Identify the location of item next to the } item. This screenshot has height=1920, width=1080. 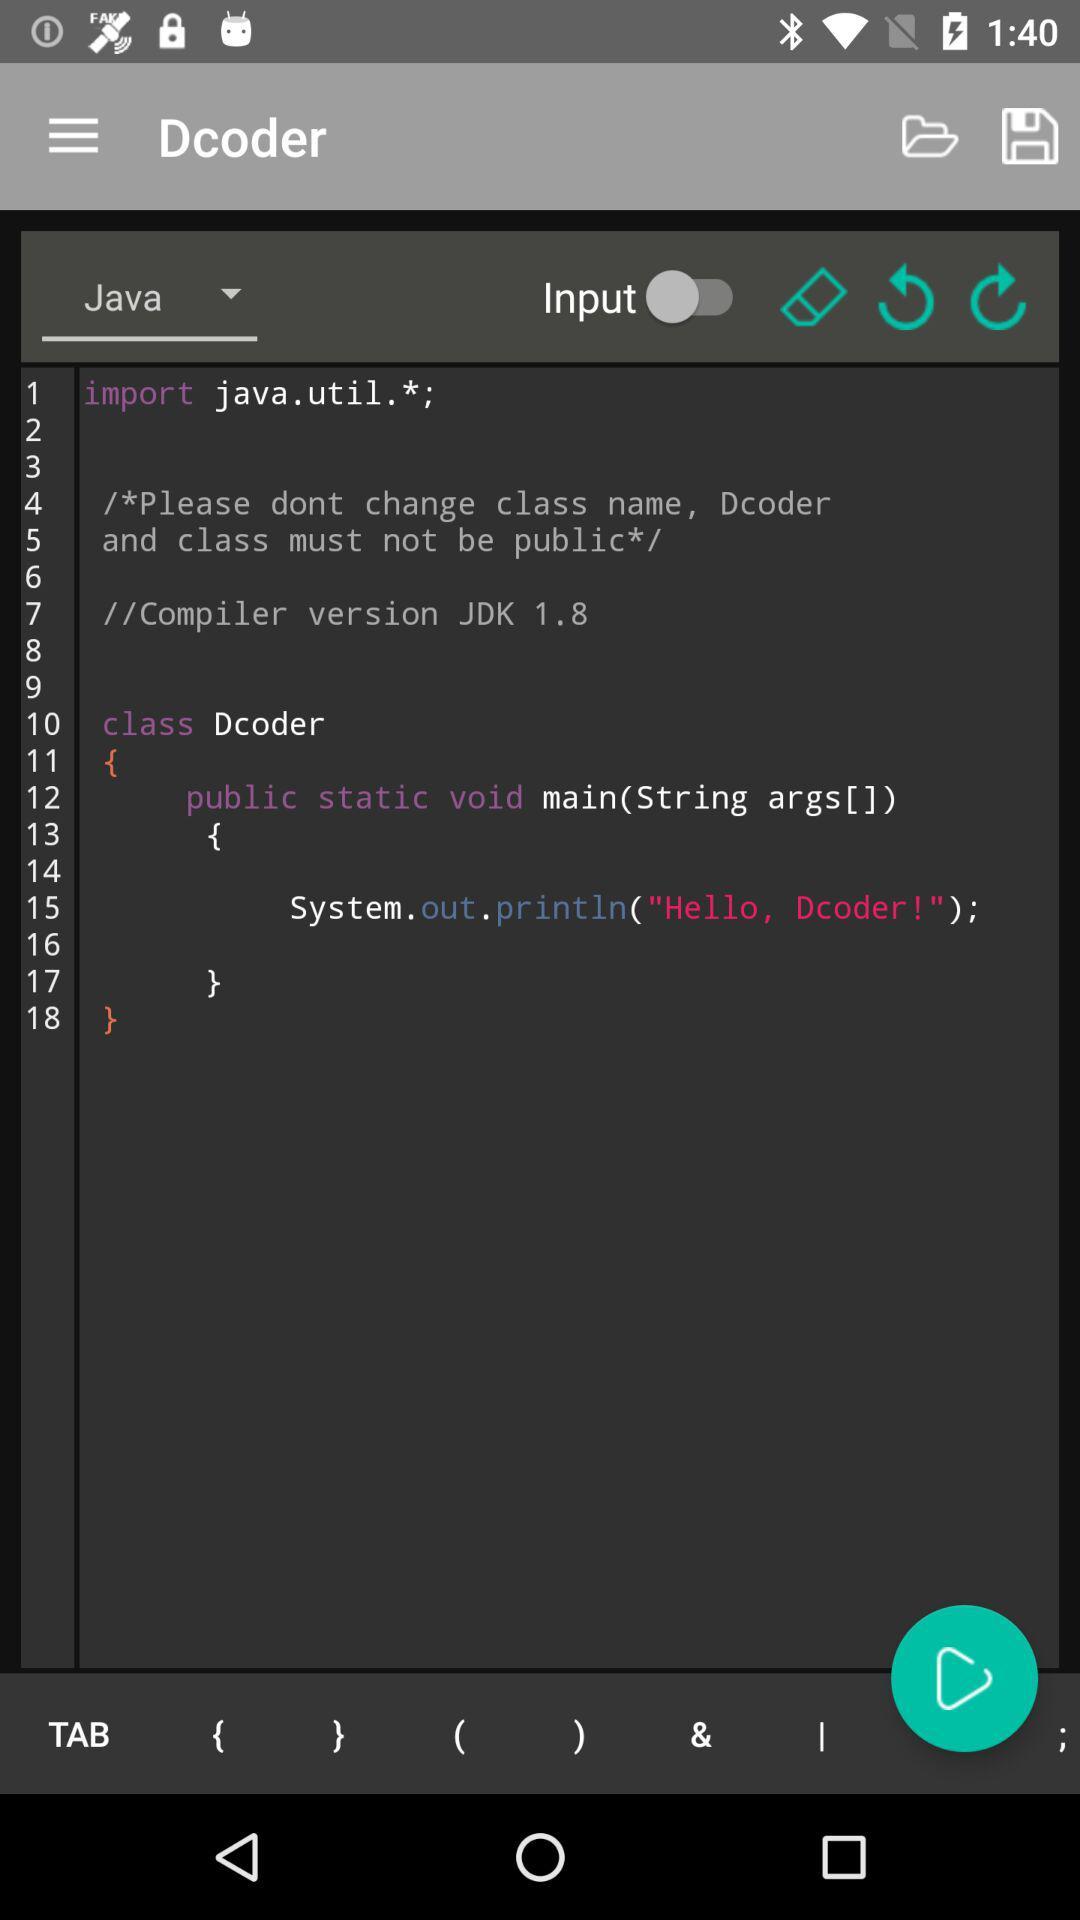
(217, 1732).